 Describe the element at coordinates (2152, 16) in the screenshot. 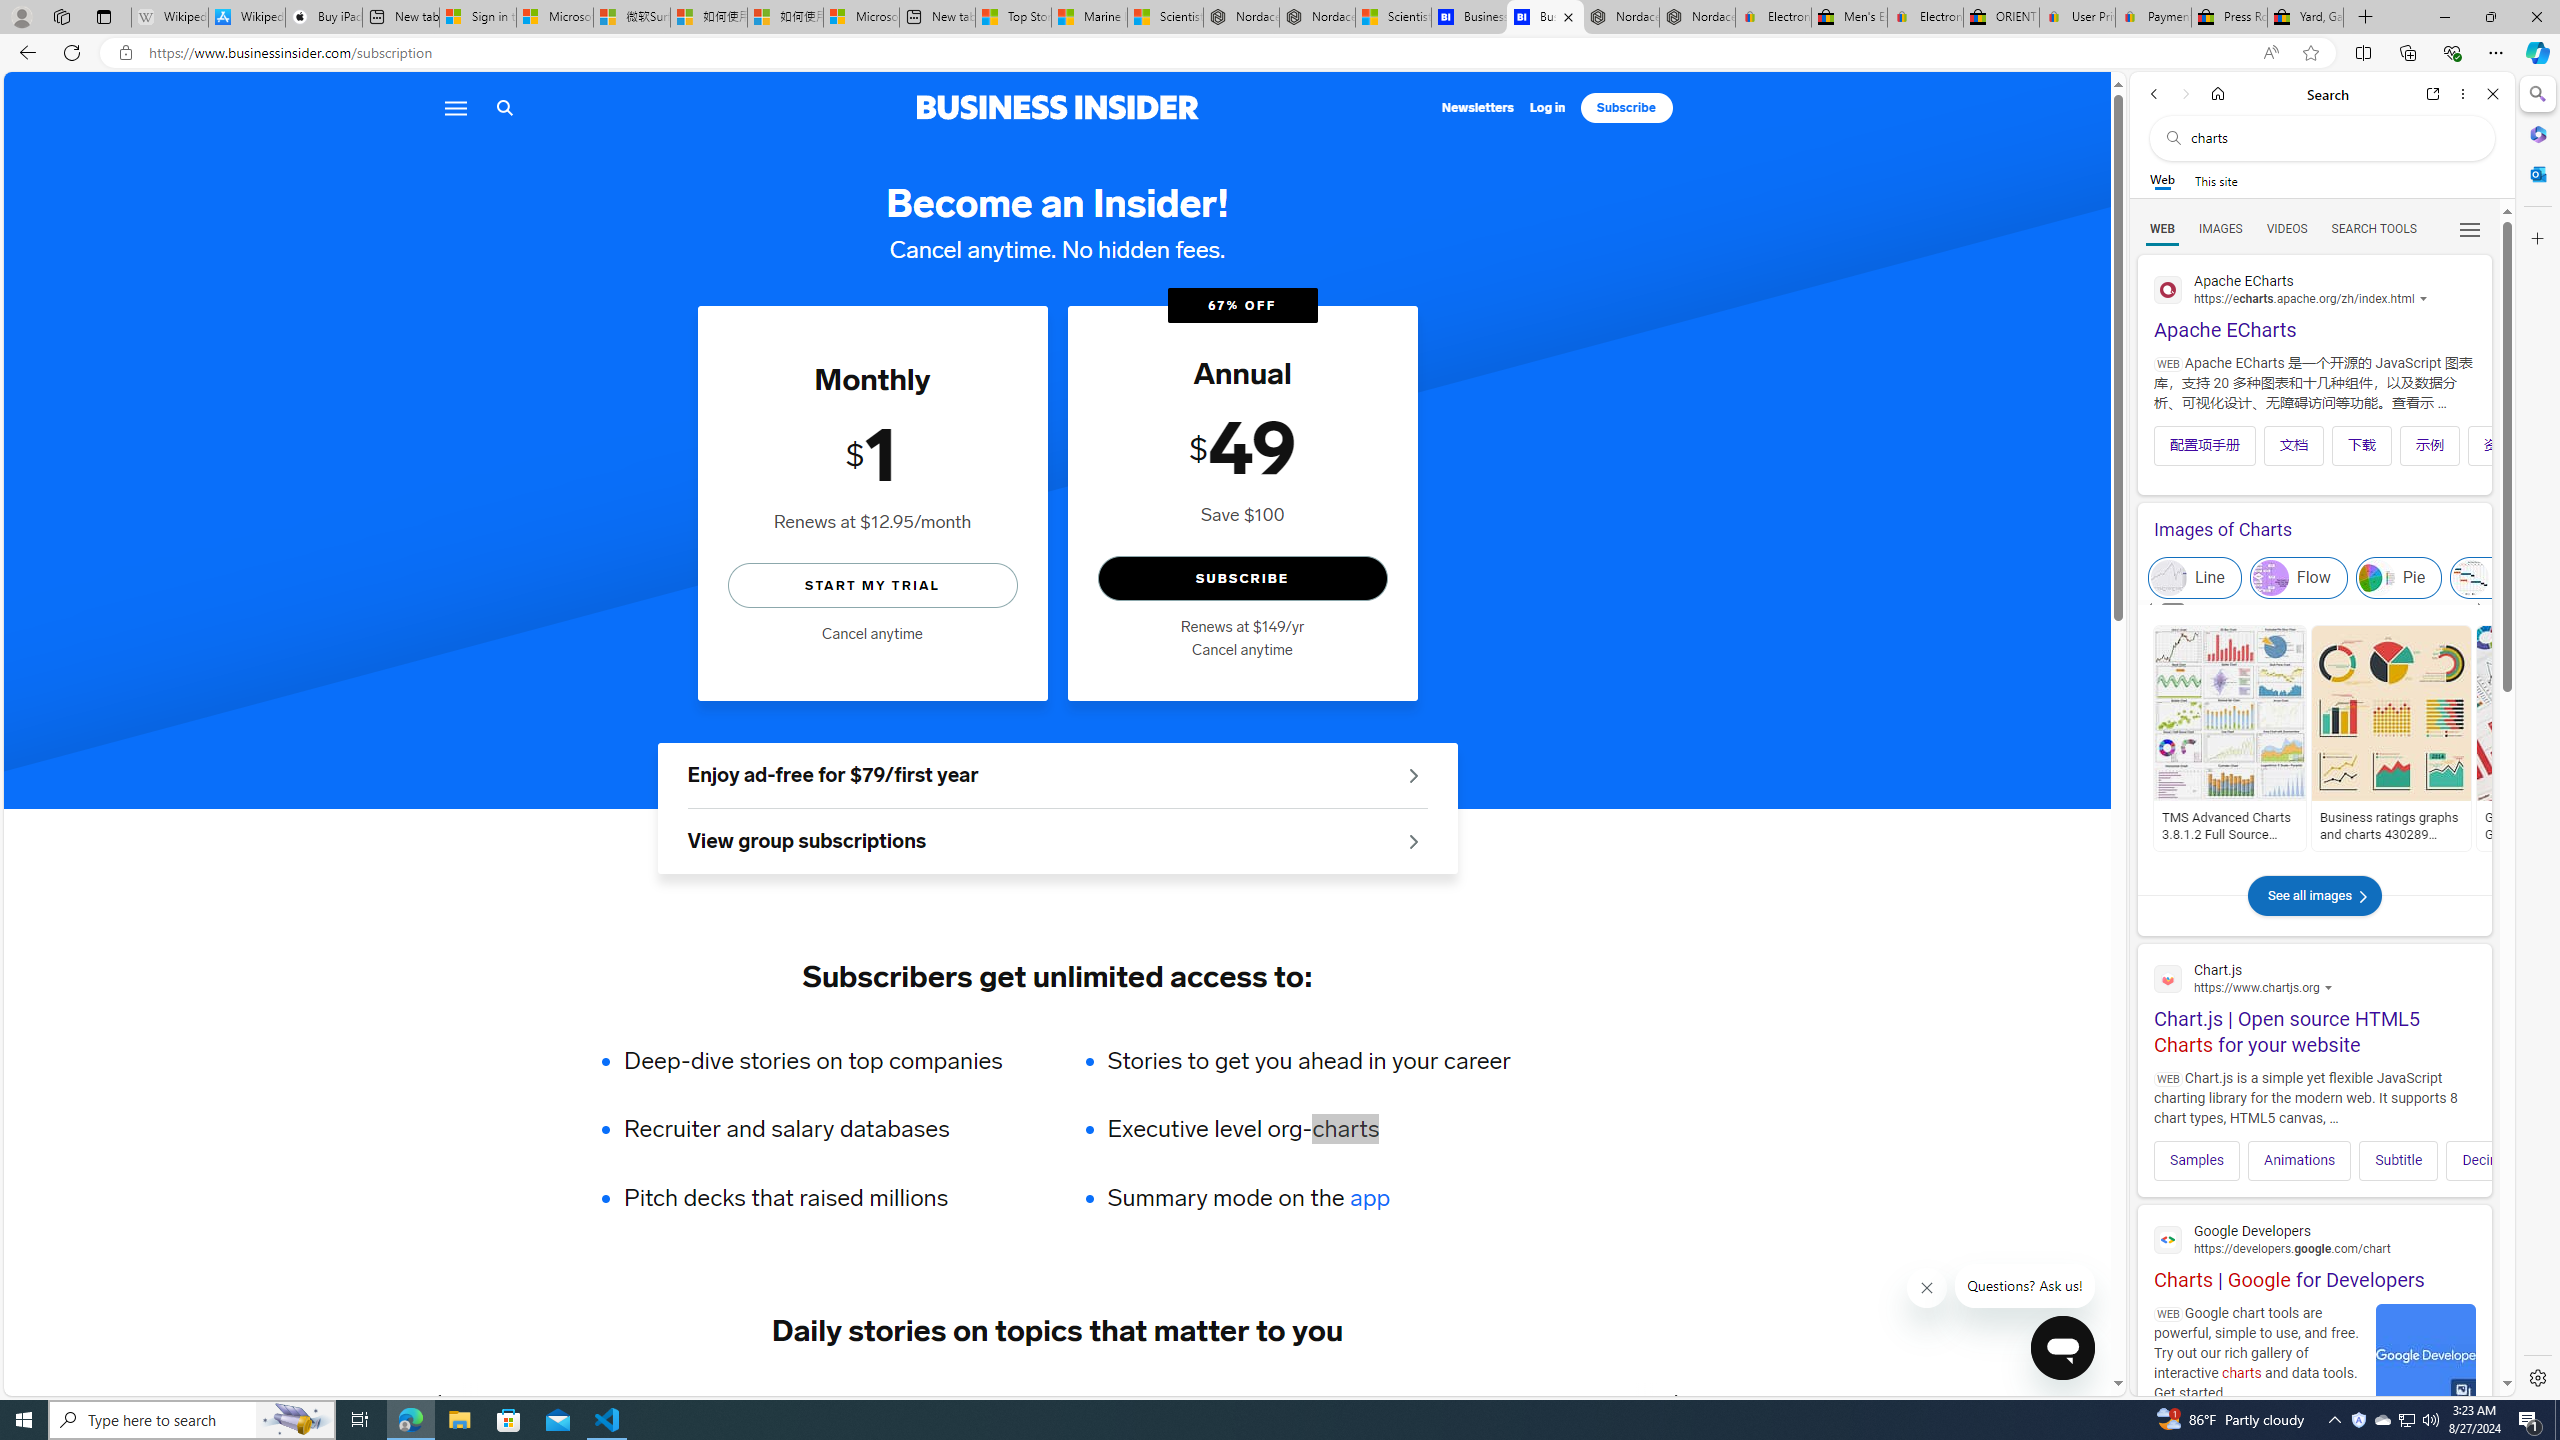

I see `'Payments Terms of Use | eBay.com'` at that location.